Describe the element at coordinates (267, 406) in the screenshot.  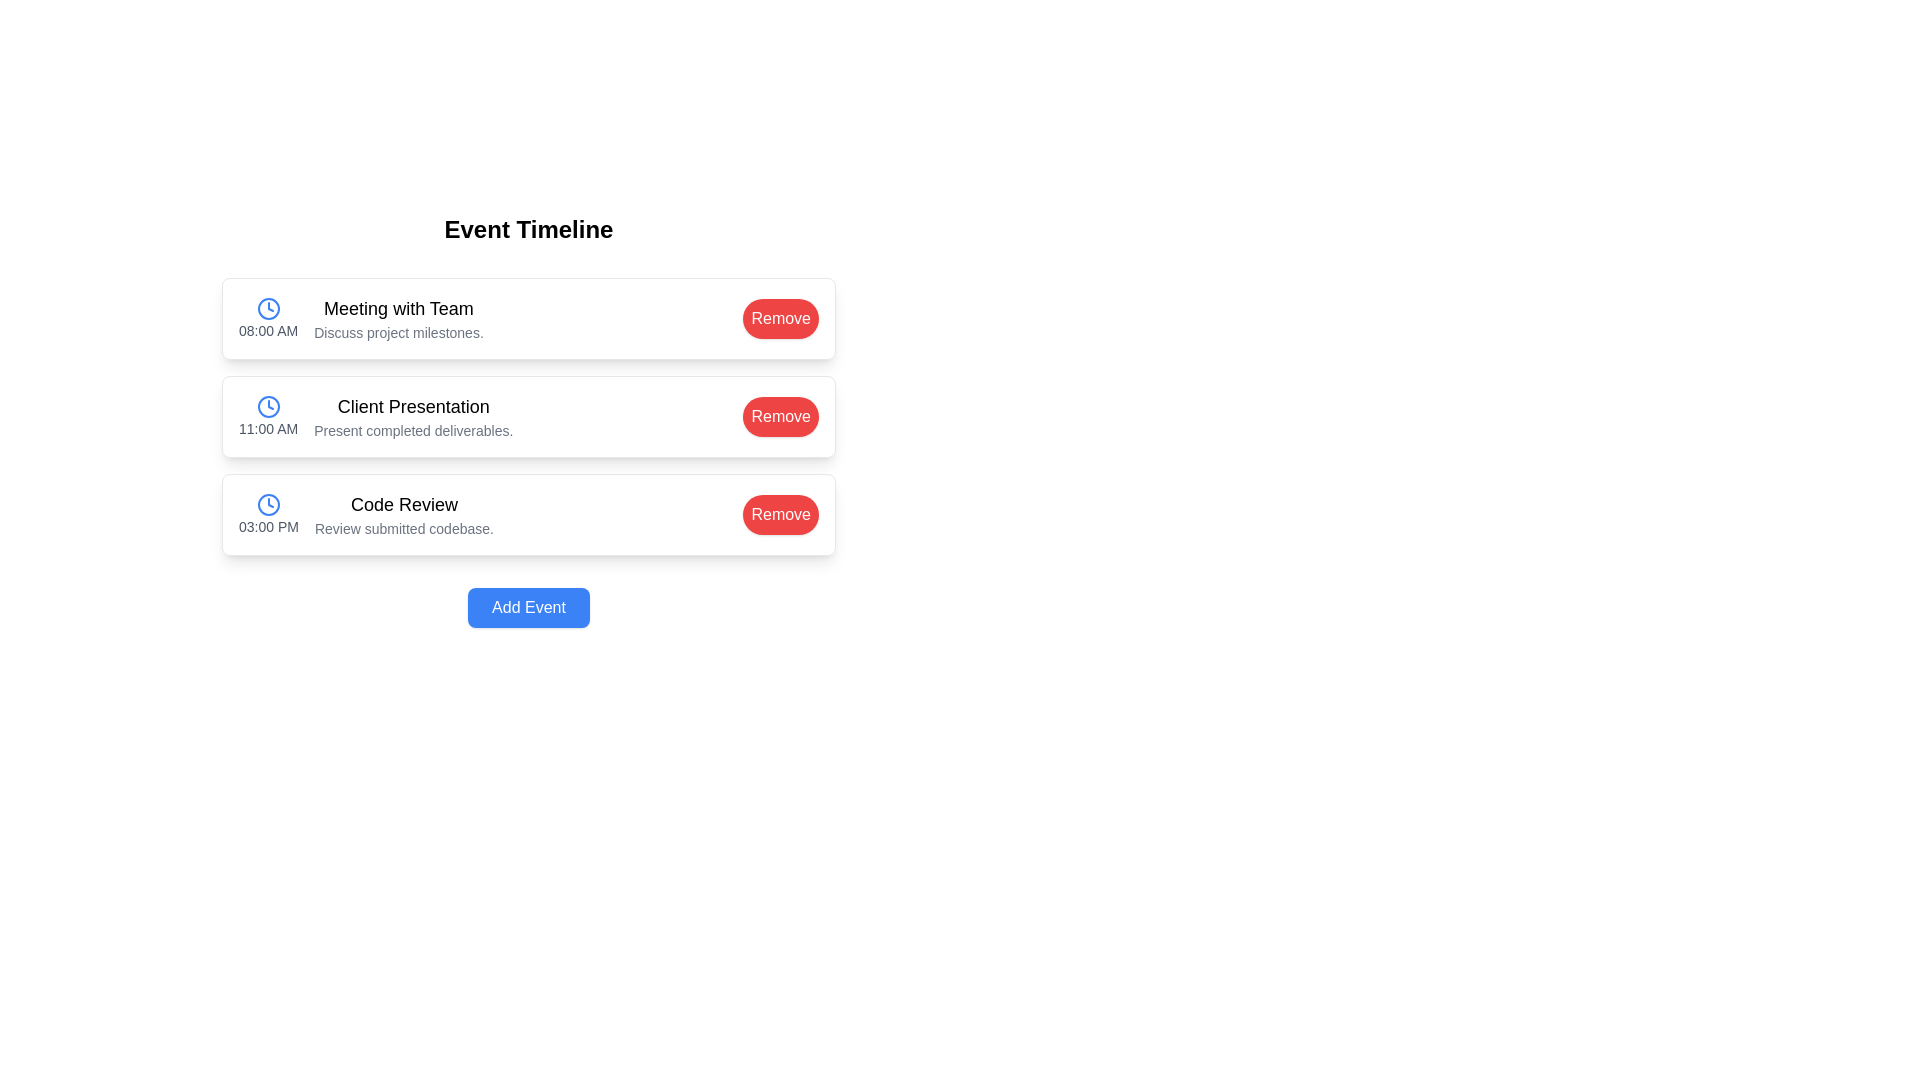
I see `the blue clock icon with a circular outline located at the top-left corner of the 'Client Presentation' event card, which is above the text '11:00 AM'` at that location.